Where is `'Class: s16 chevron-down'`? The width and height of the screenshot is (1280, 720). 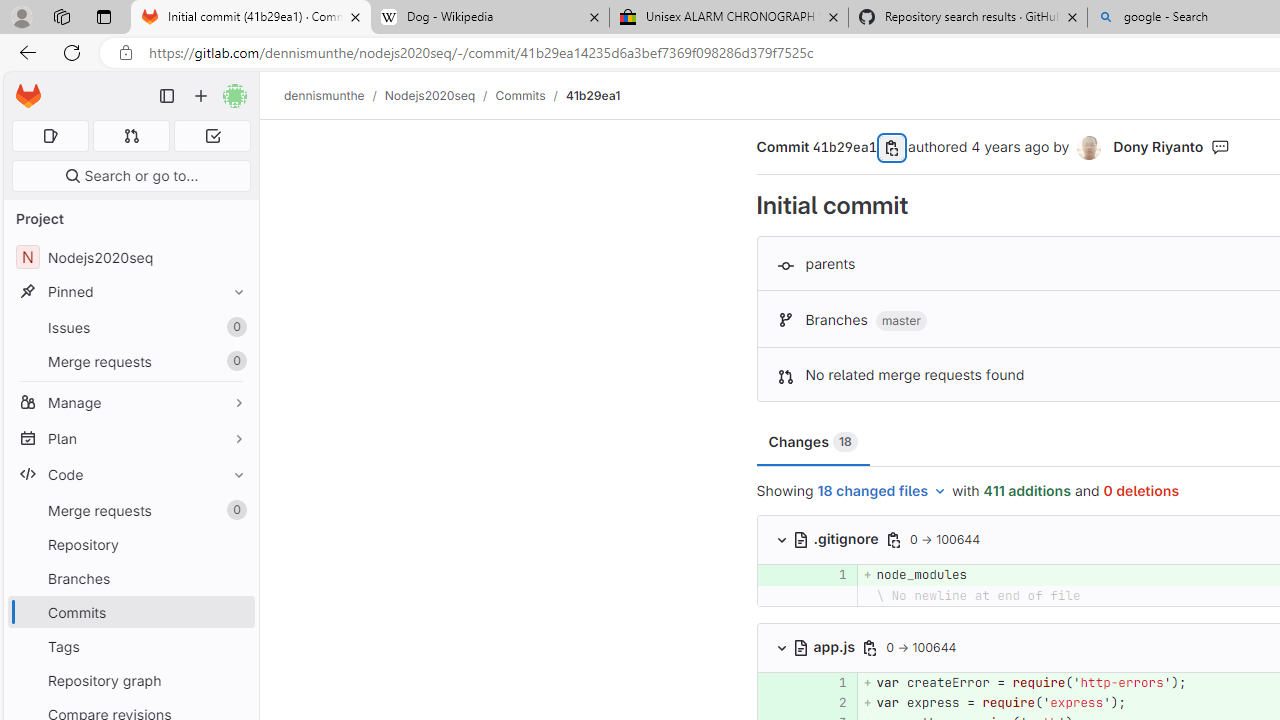
'Class: s16 chevron-down' is located at coordinates (780, 647).